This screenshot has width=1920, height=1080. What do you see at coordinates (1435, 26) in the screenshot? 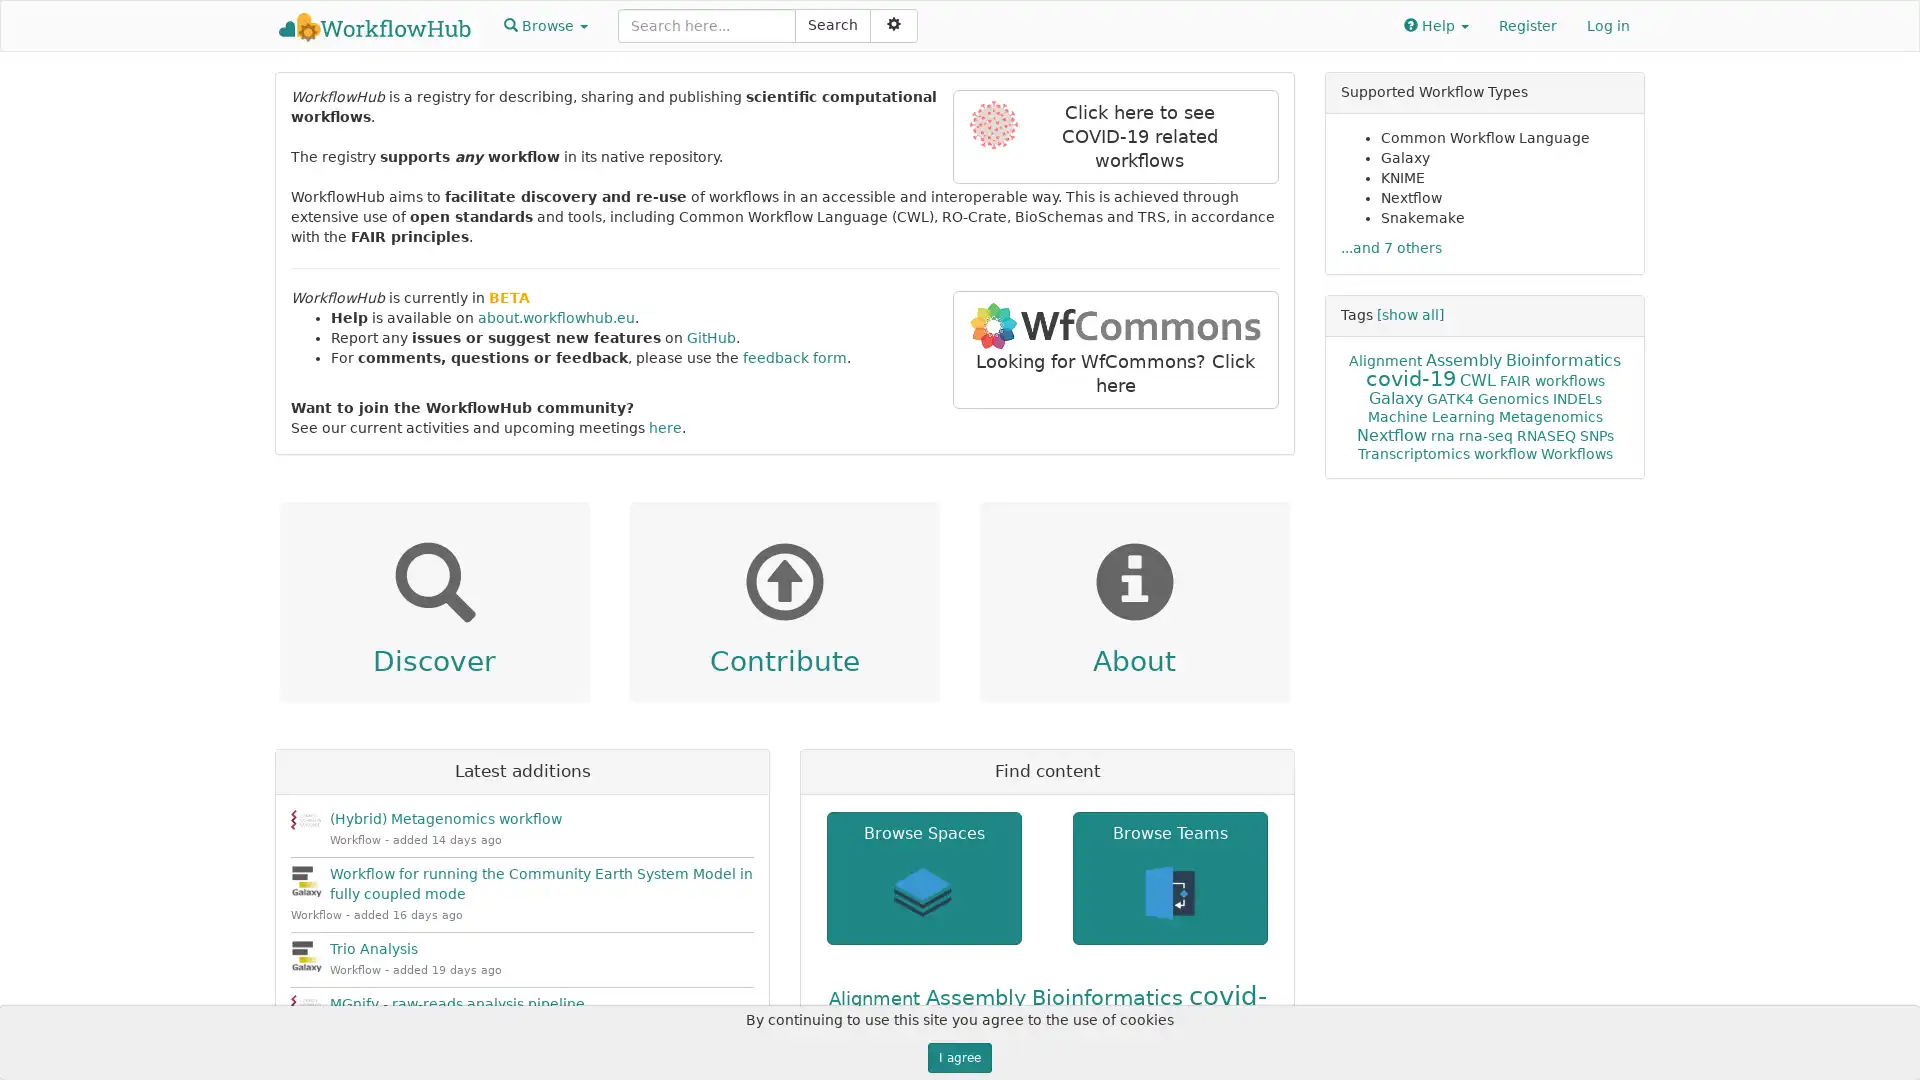
I see `Help` at bounding box center [1435, 26].